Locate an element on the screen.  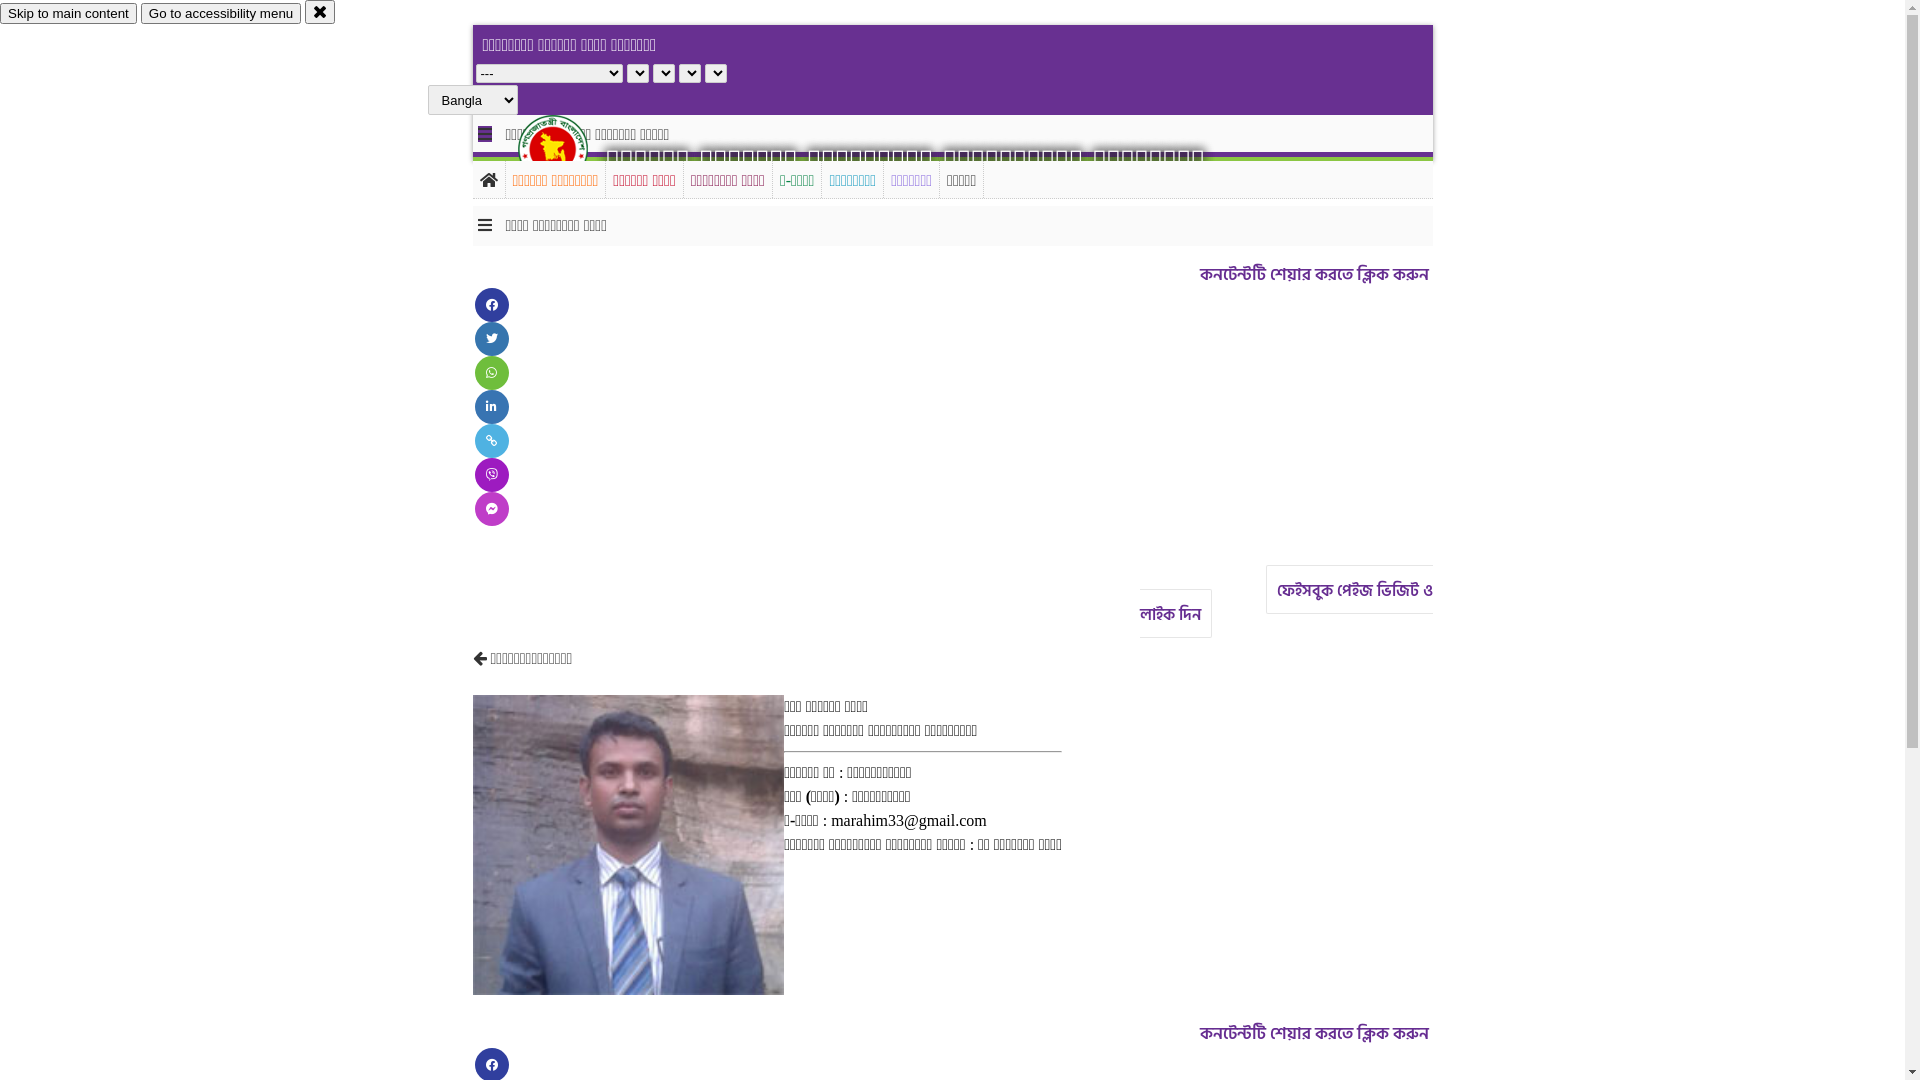
'Go to accessibility menu' is located at coordinates (220, 13).